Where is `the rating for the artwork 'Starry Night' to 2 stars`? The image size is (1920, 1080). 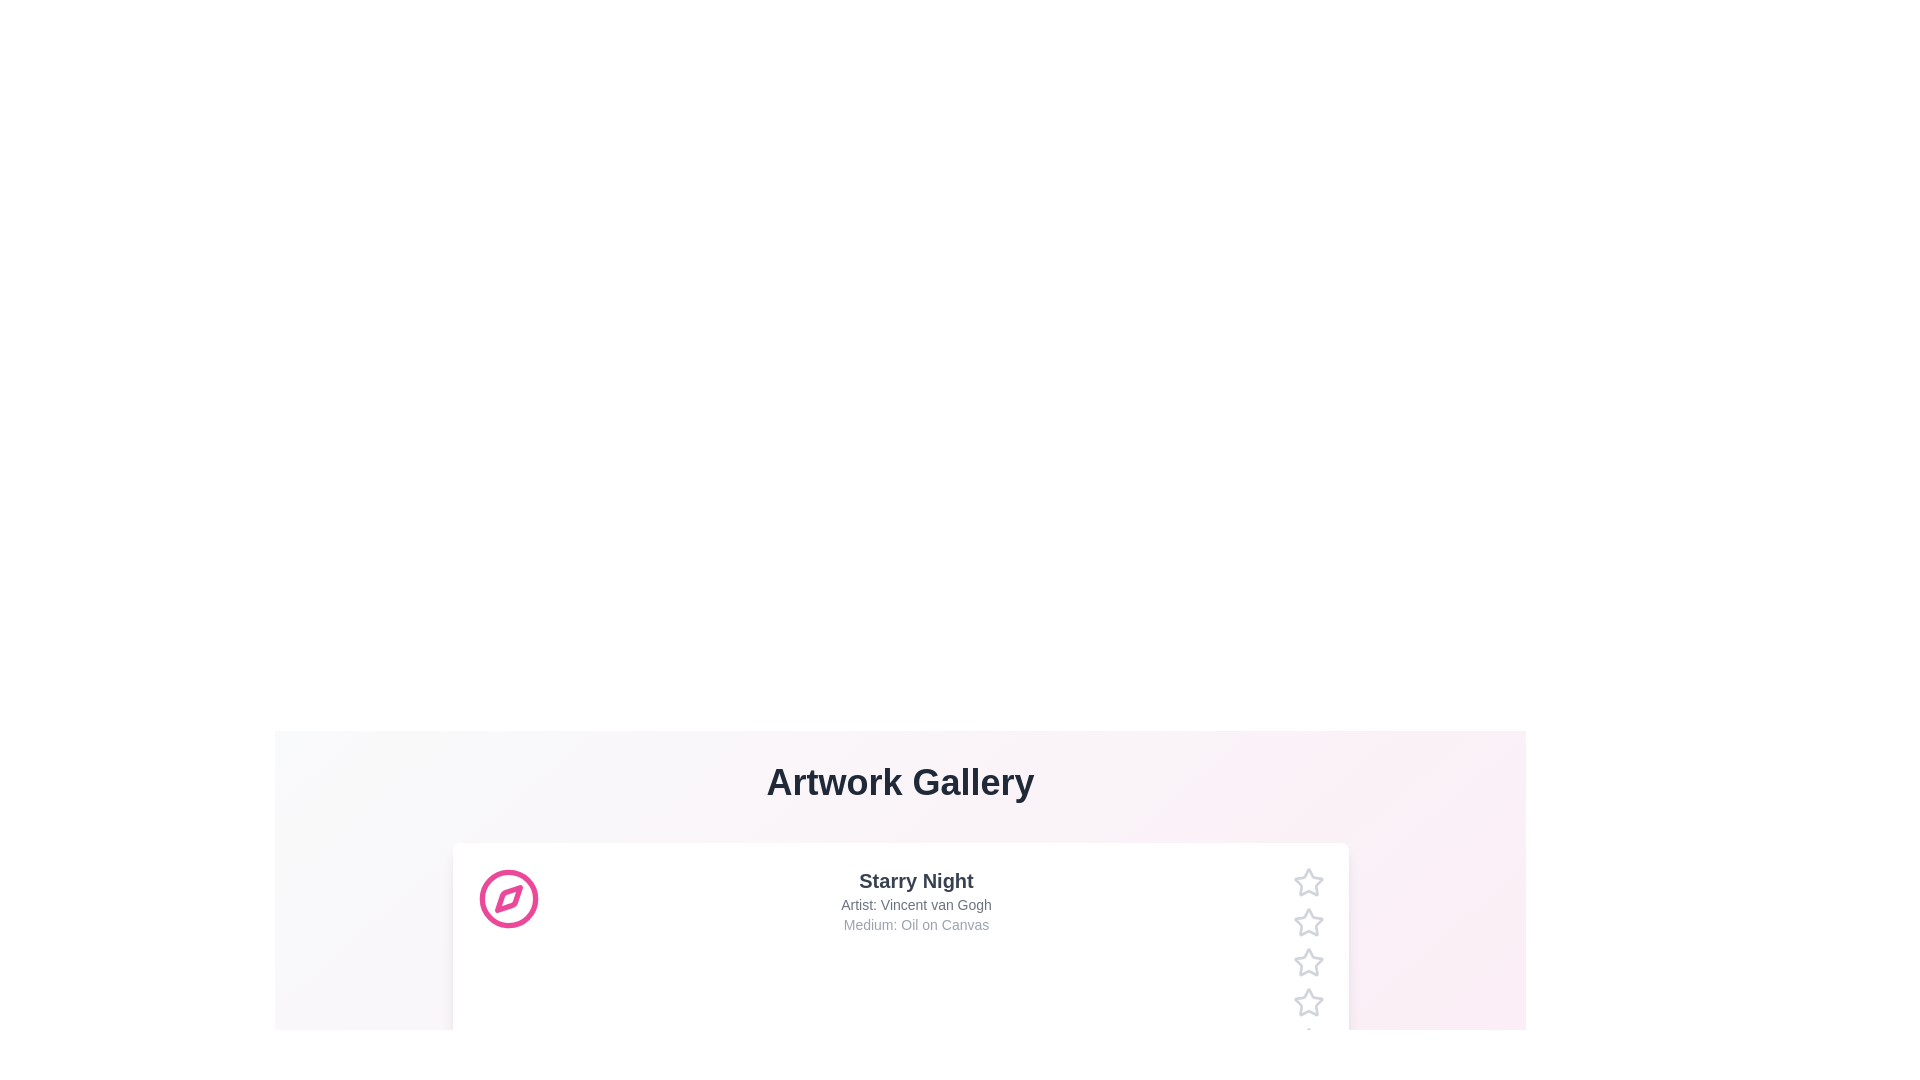
the rating for the artwork 'Starry Night' to 2 stars is located at coordinates (1292, 922).